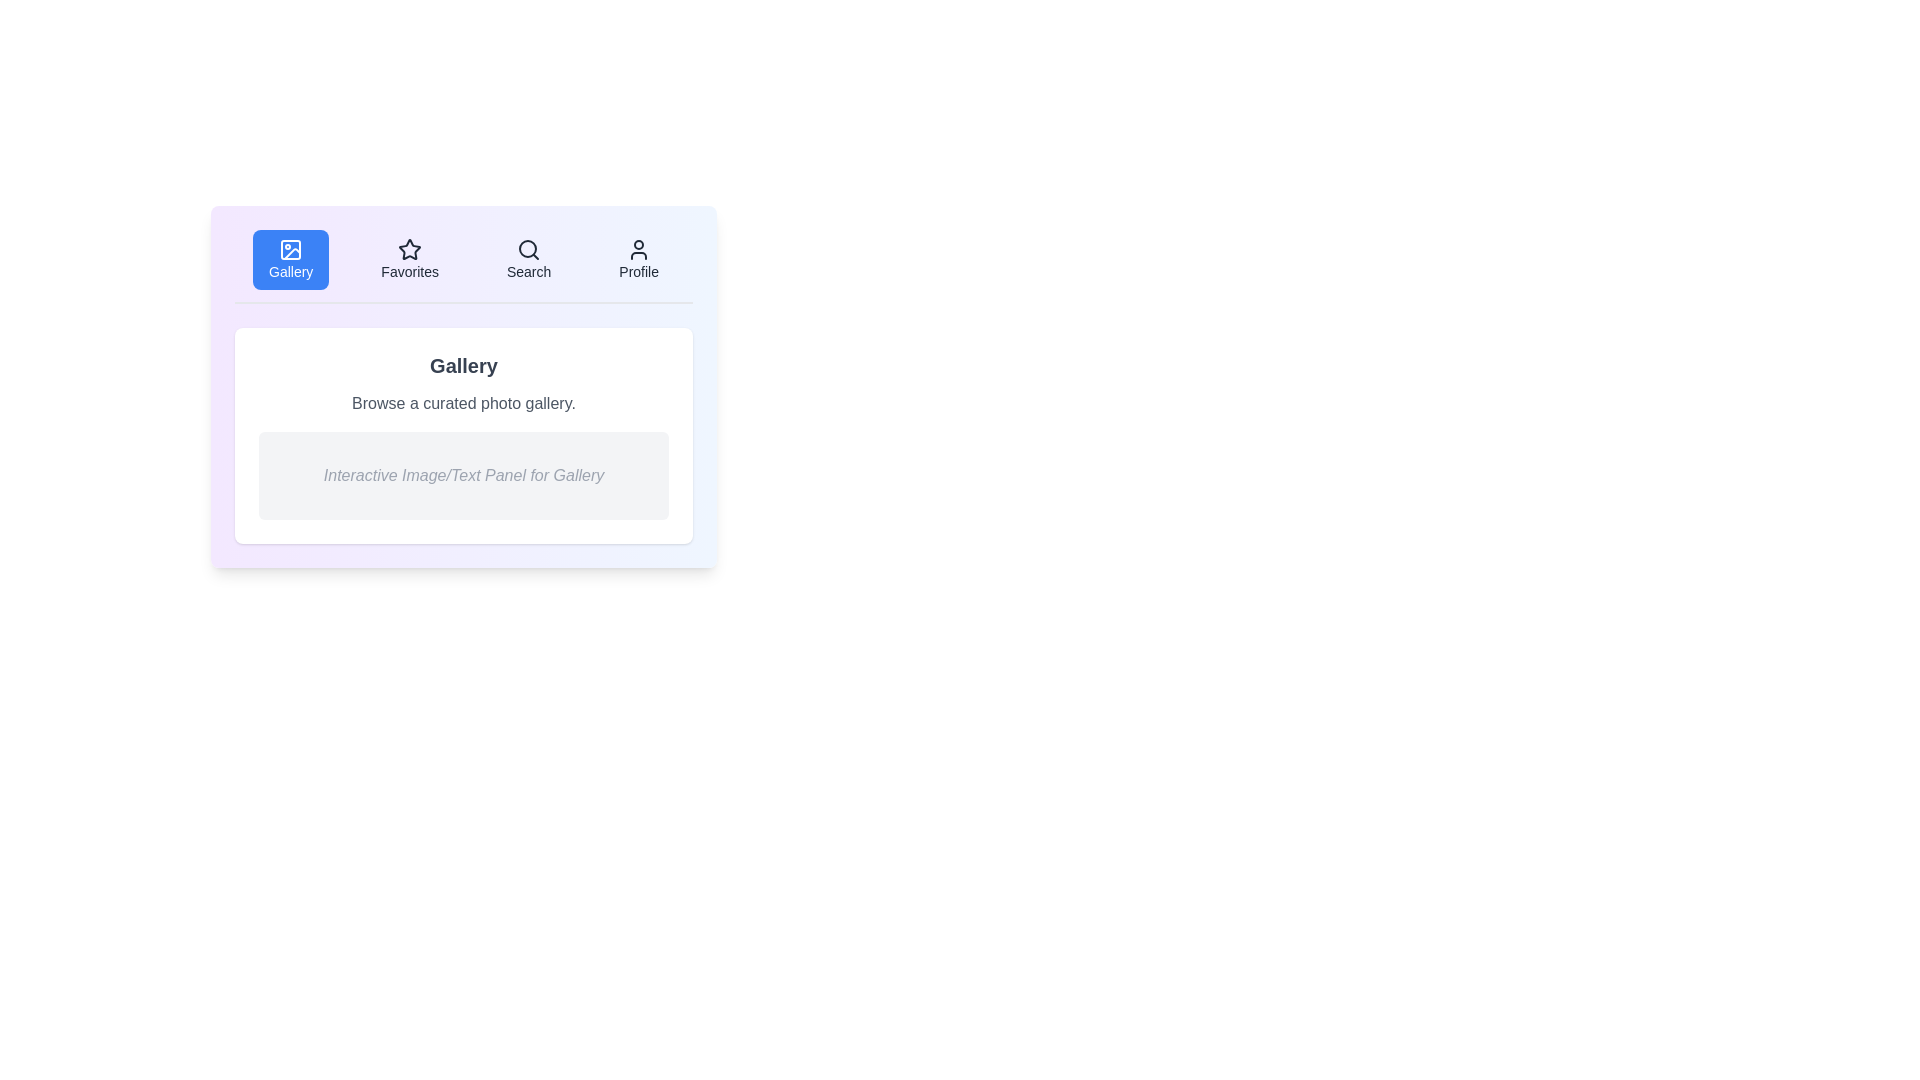 This screenshot has height=1080, width=1920. Describe the element at coordinates (290, 258) in the screenshot. I see `the Gallery tab` at that location.